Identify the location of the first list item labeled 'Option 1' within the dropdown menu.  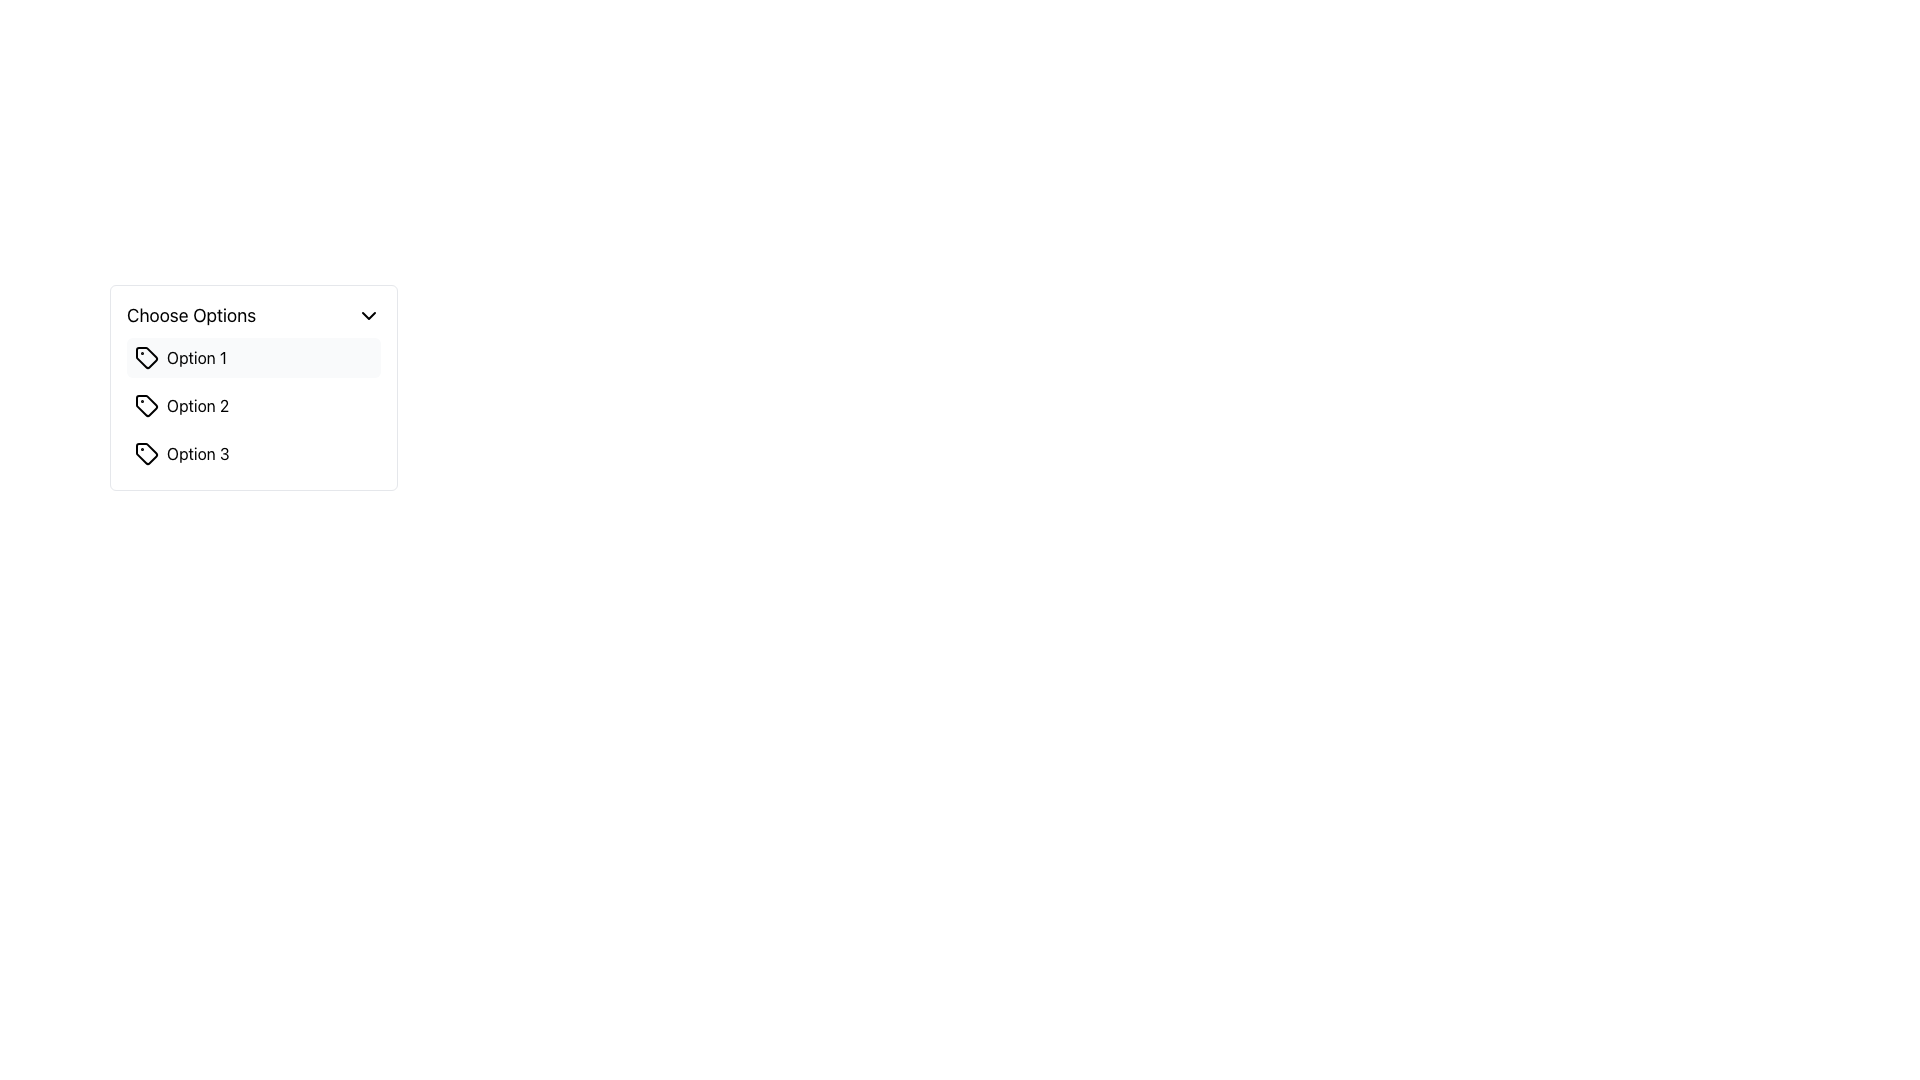
(253, 357).